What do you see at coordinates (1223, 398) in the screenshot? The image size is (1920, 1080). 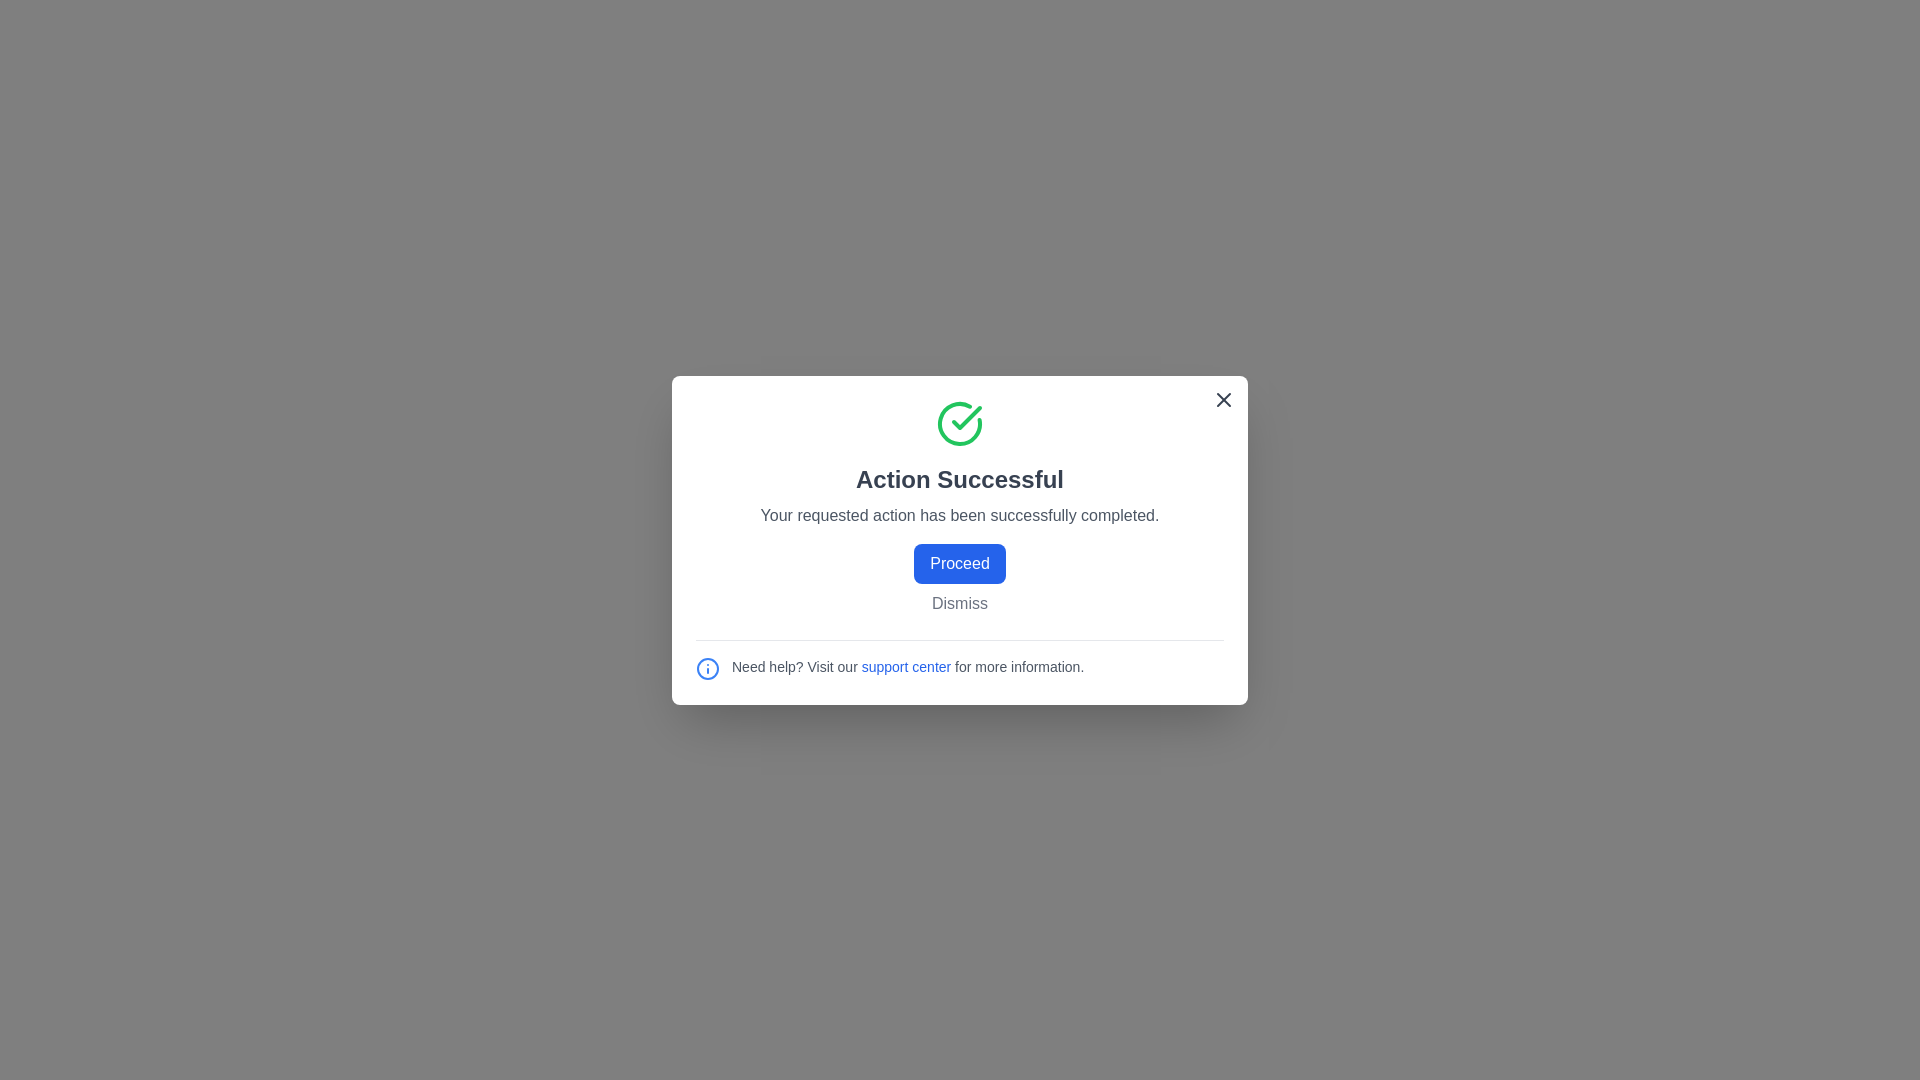 I see `the close button icon, which resembles a diagonal cross ('X') located in the top right corner of the modal` at bounding box center [1223, 398].